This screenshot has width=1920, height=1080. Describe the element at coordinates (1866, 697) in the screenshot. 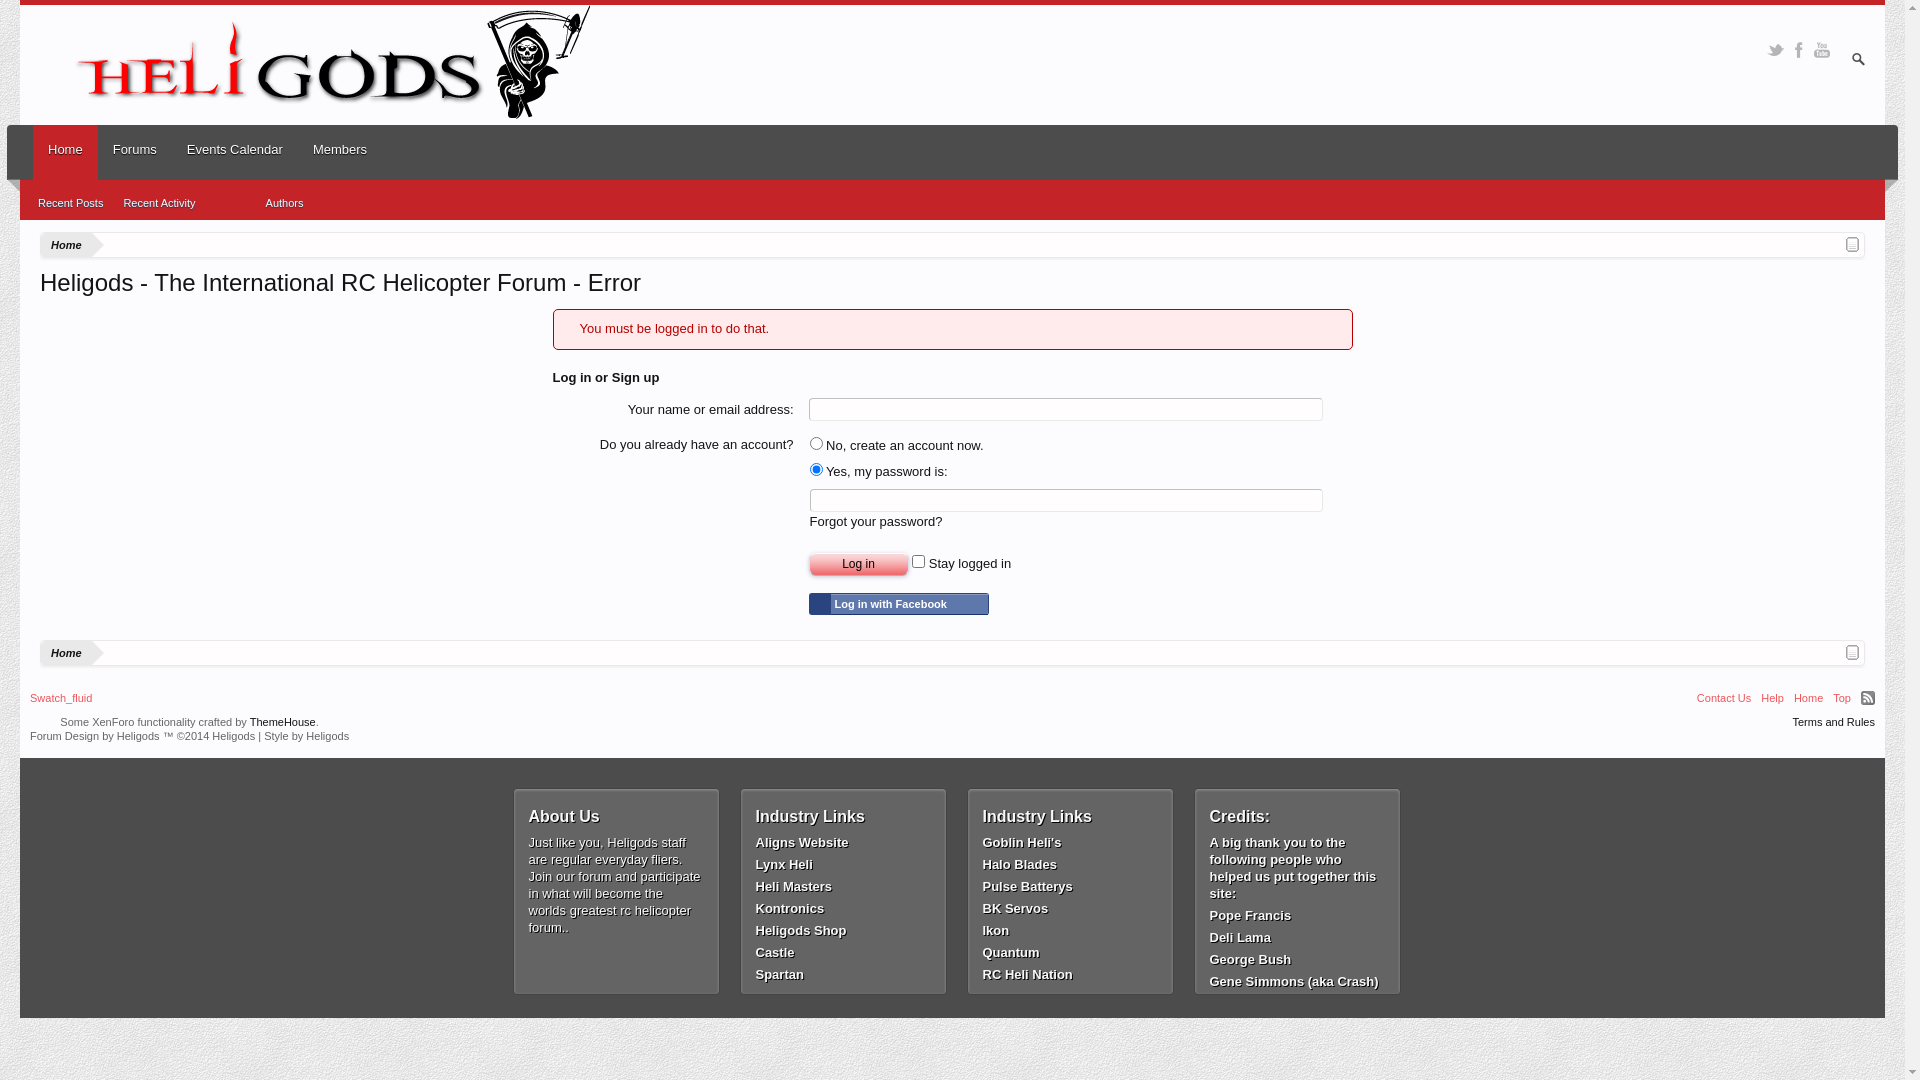

I see `'RSS'` at that location.